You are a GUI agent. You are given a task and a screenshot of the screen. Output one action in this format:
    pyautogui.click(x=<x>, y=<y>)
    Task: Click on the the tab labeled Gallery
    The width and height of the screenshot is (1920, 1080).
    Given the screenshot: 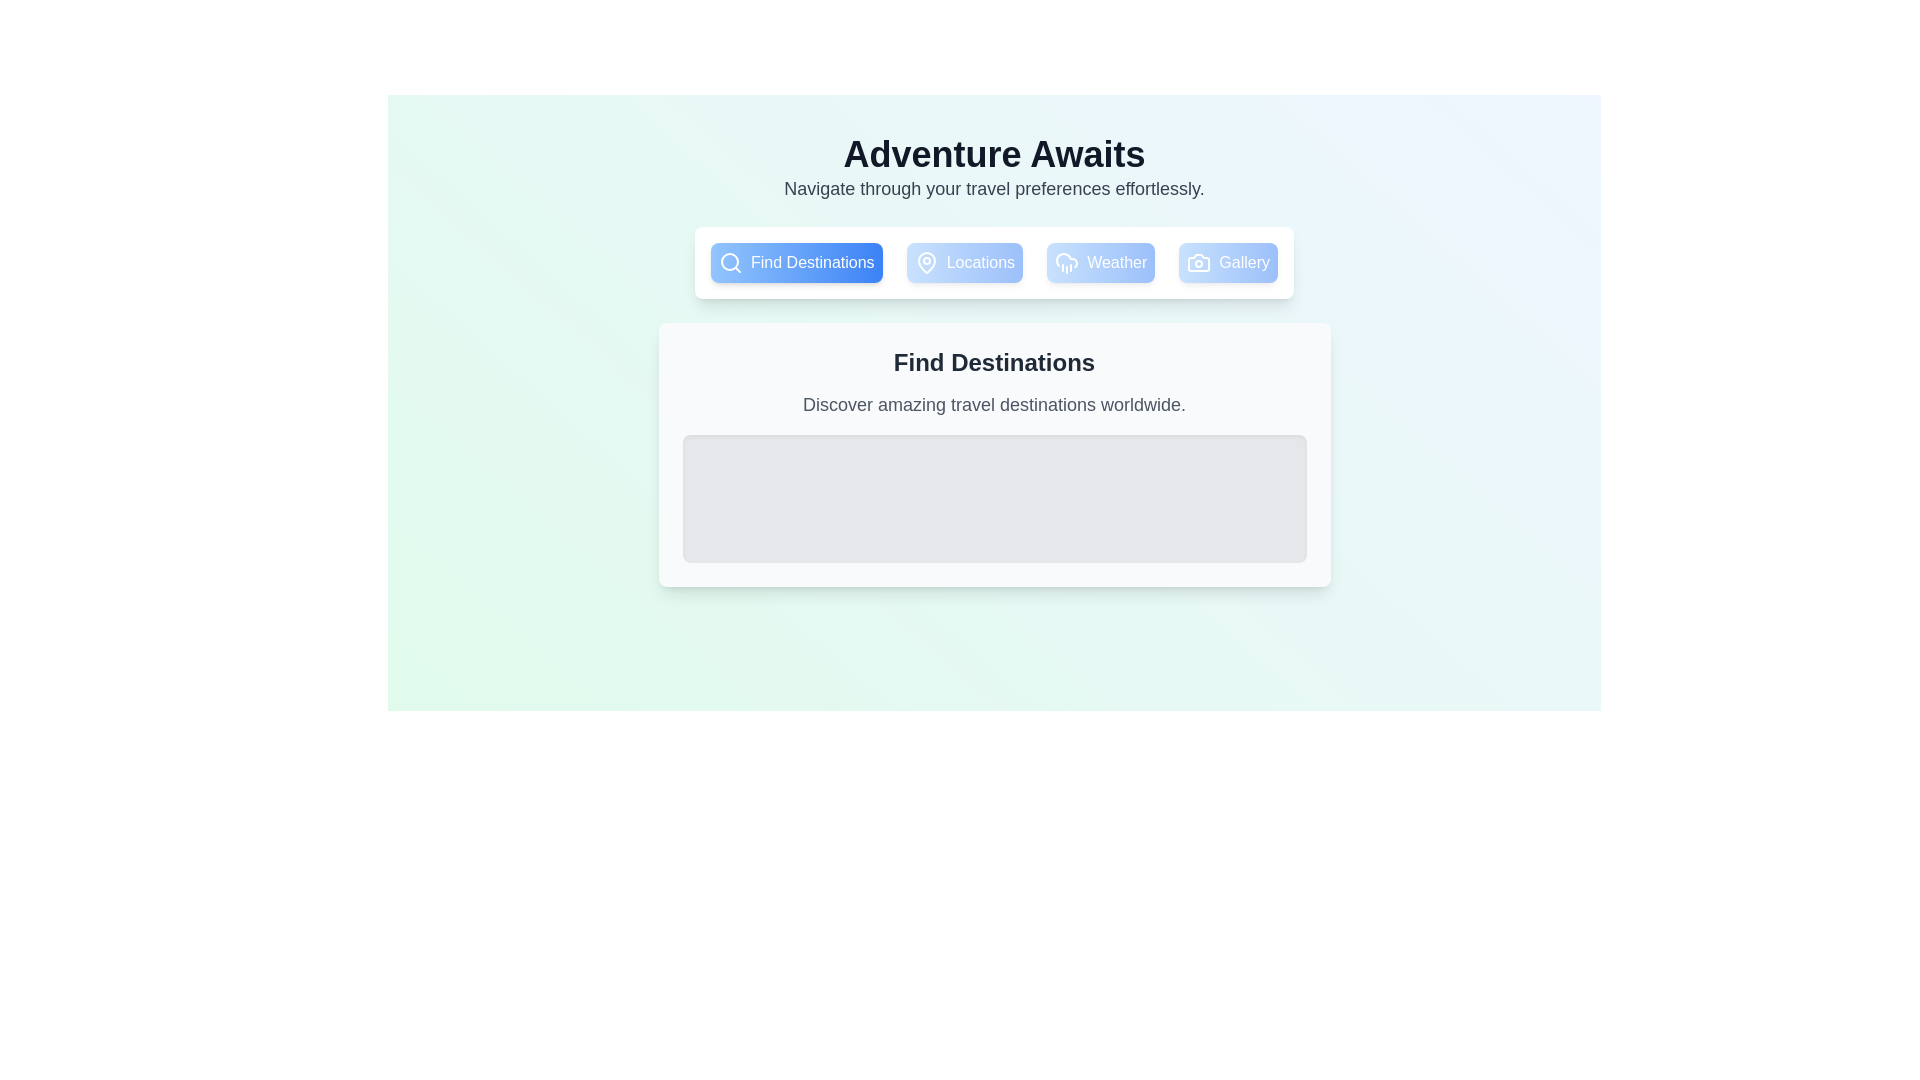 What is the action you would take?
    pyautogui.click(x=1227, y=261)
    